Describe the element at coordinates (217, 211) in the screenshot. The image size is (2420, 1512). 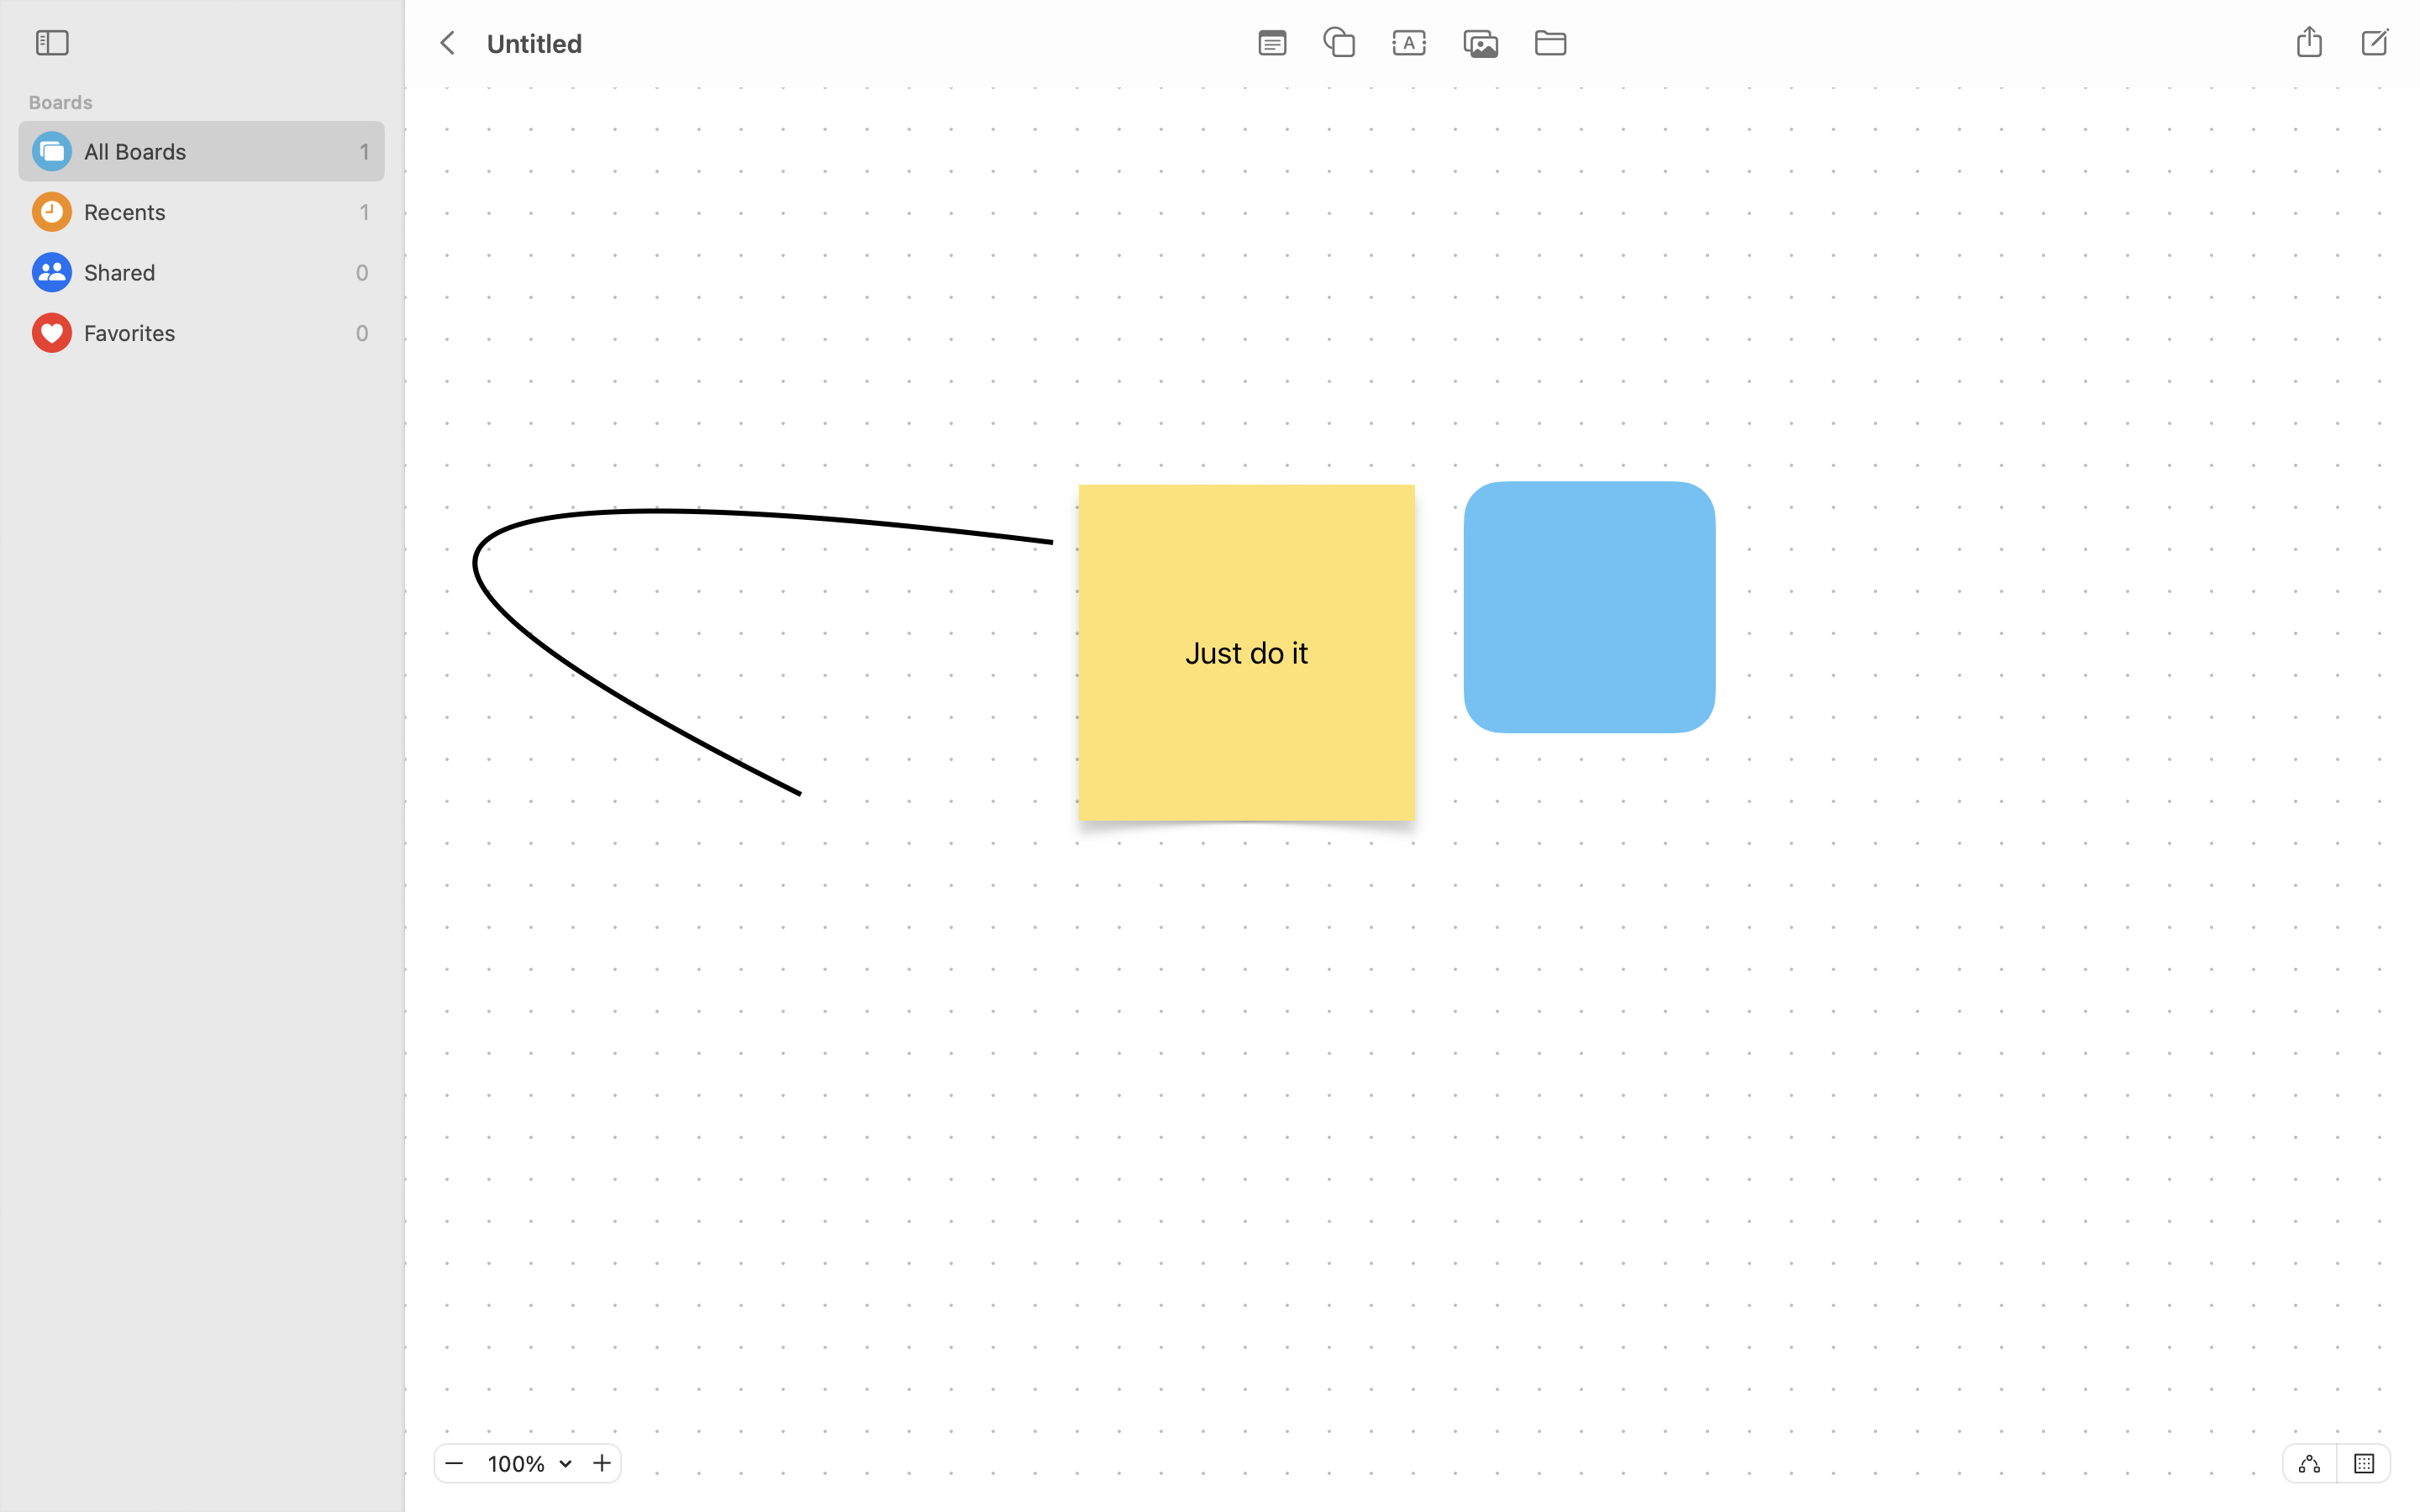
I see `'Recents'` at that location.